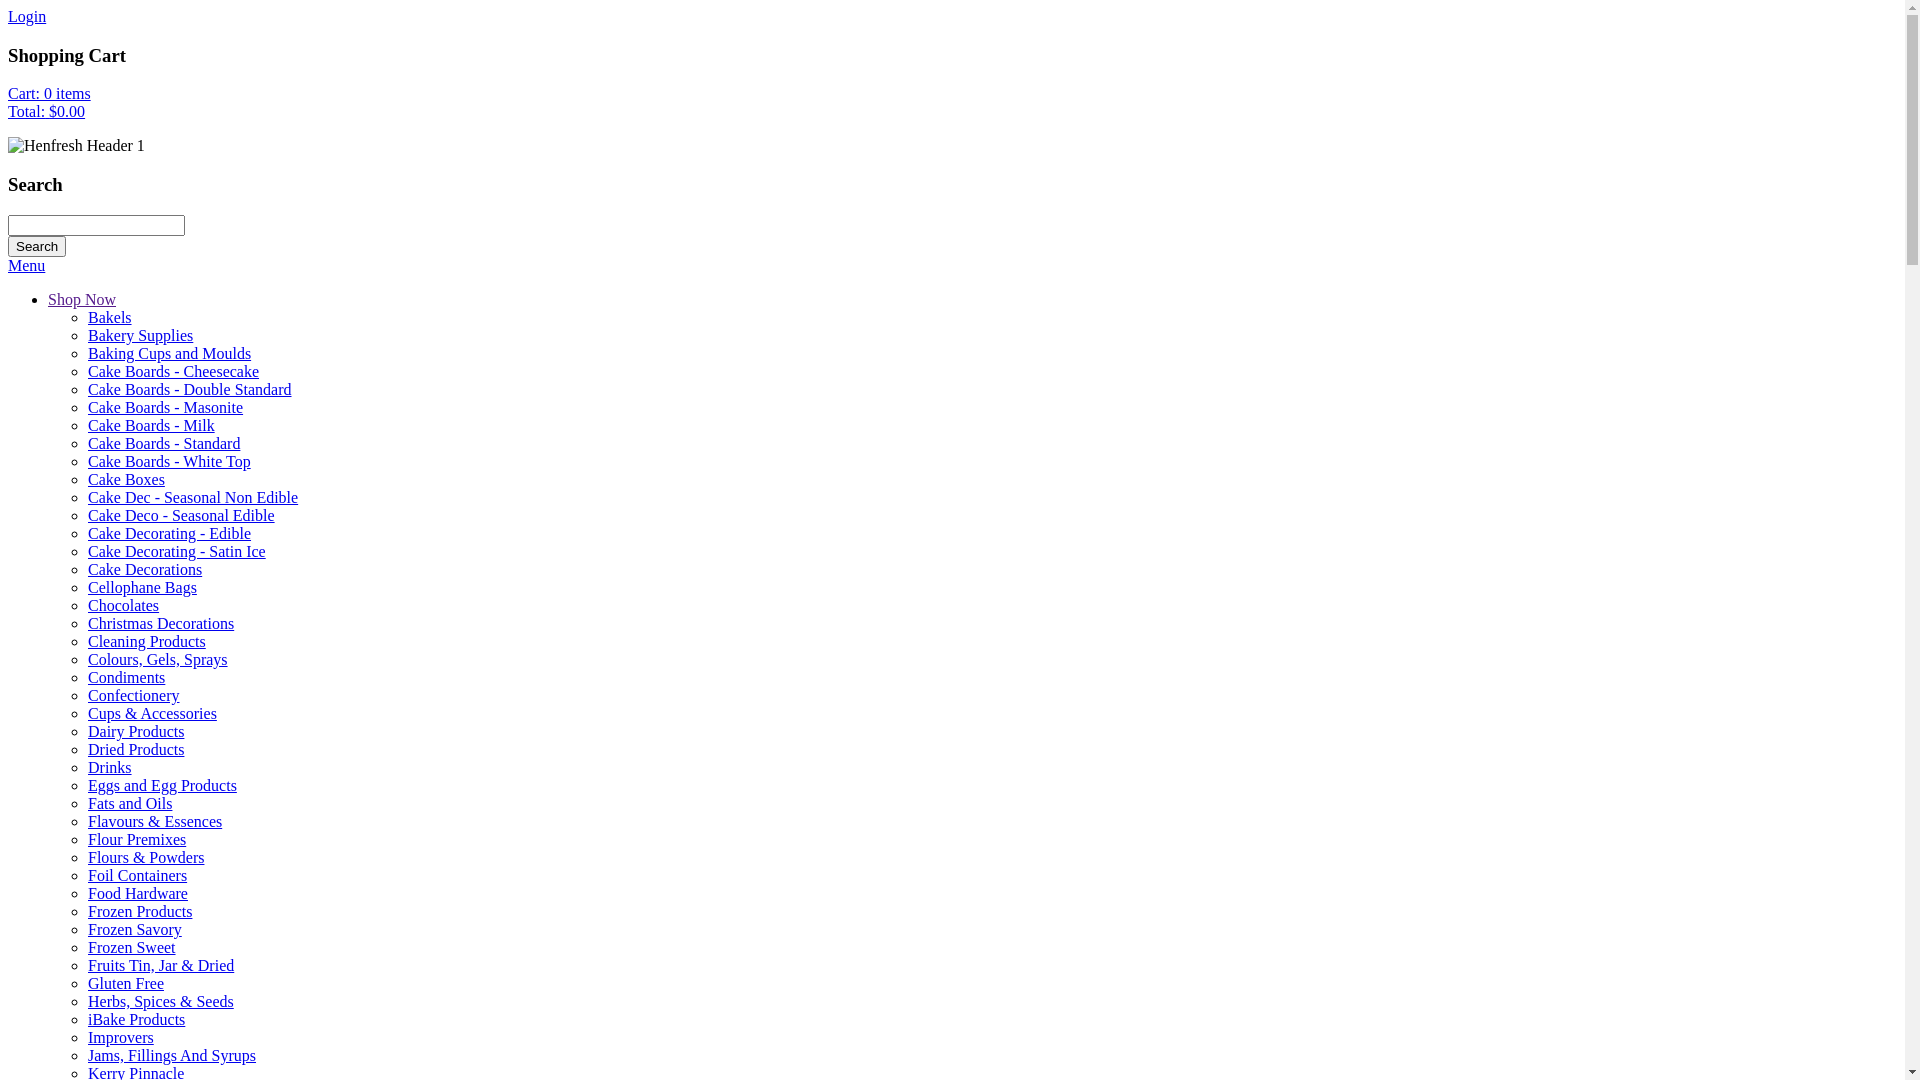 This screenshot has height=1080, width=1920. What do you see at coordinates (109, 766) in the screenshot?
I see `'Drinks'` at bounding box center [109, 766].